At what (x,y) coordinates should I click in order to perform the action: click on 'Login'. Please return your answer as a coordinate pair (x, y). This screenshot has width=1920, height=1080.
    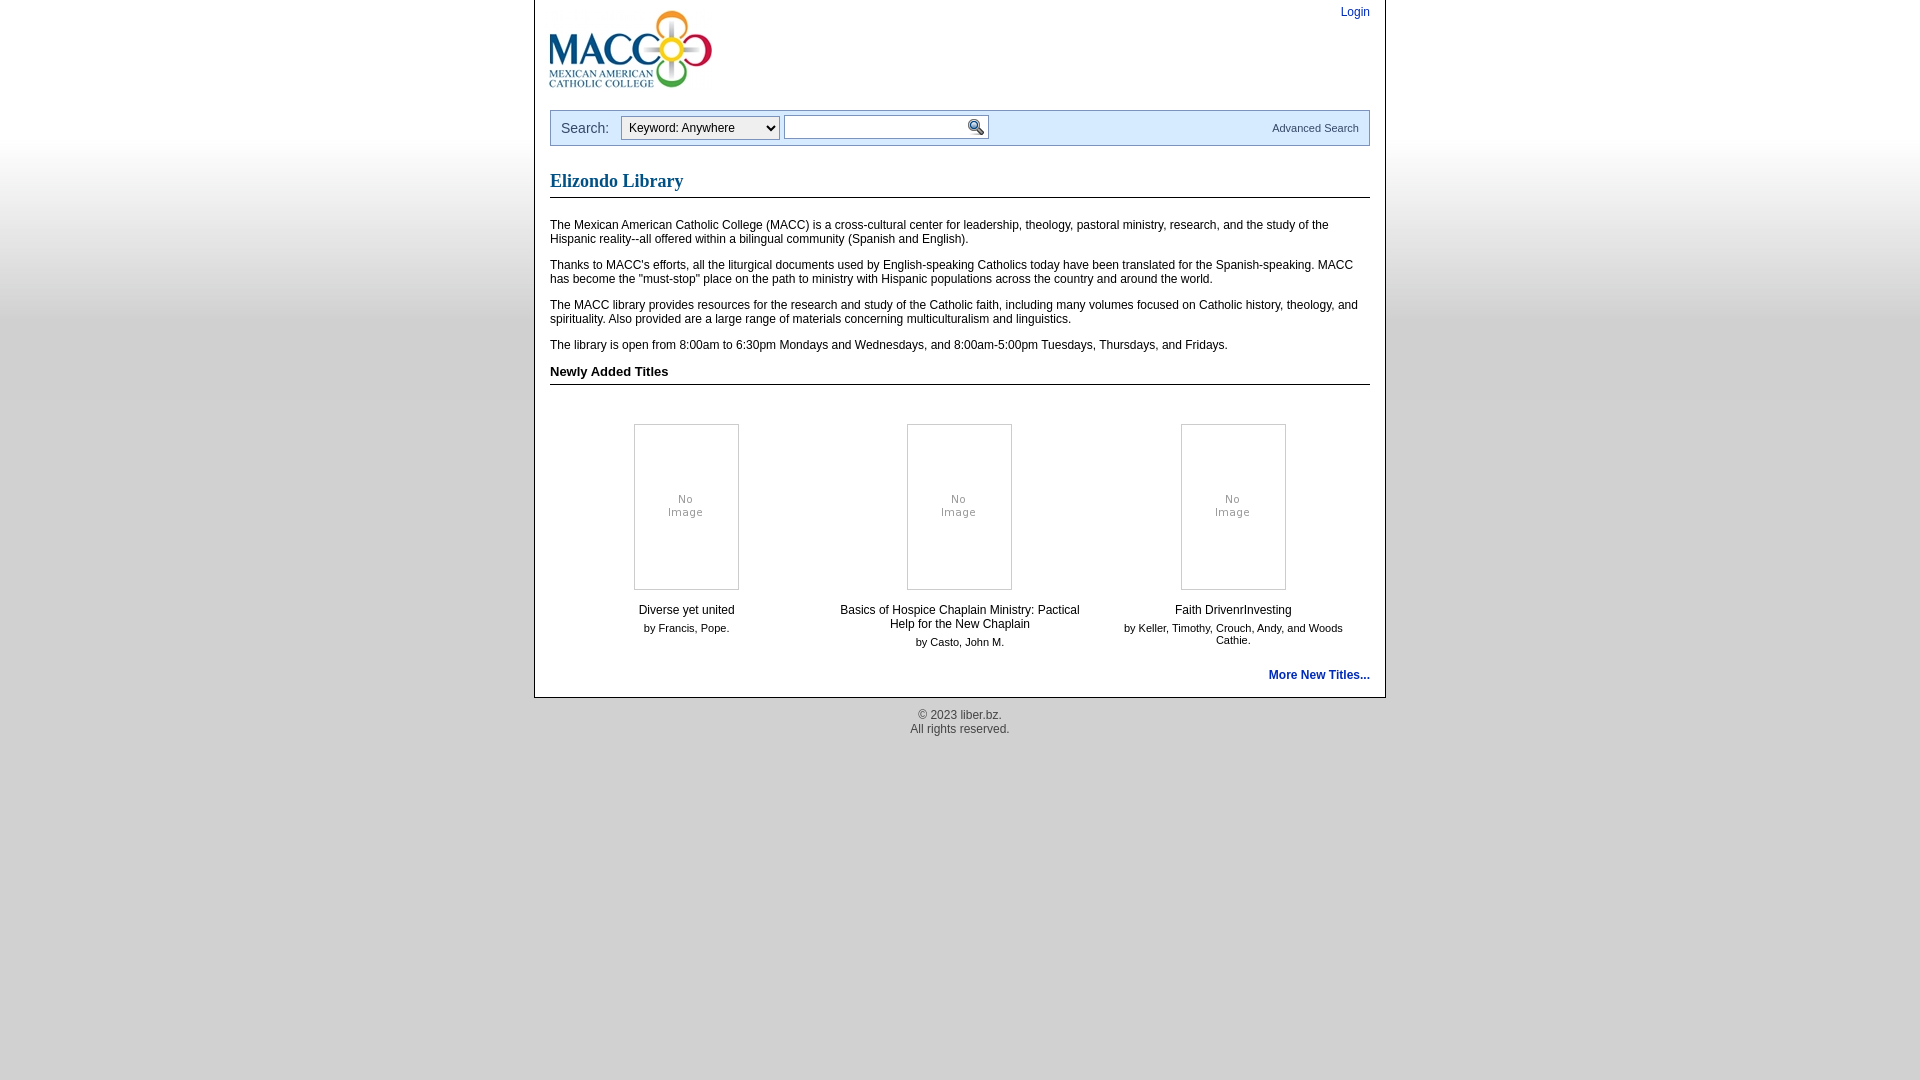
    Looking at the image, I should click on (1355, 11).